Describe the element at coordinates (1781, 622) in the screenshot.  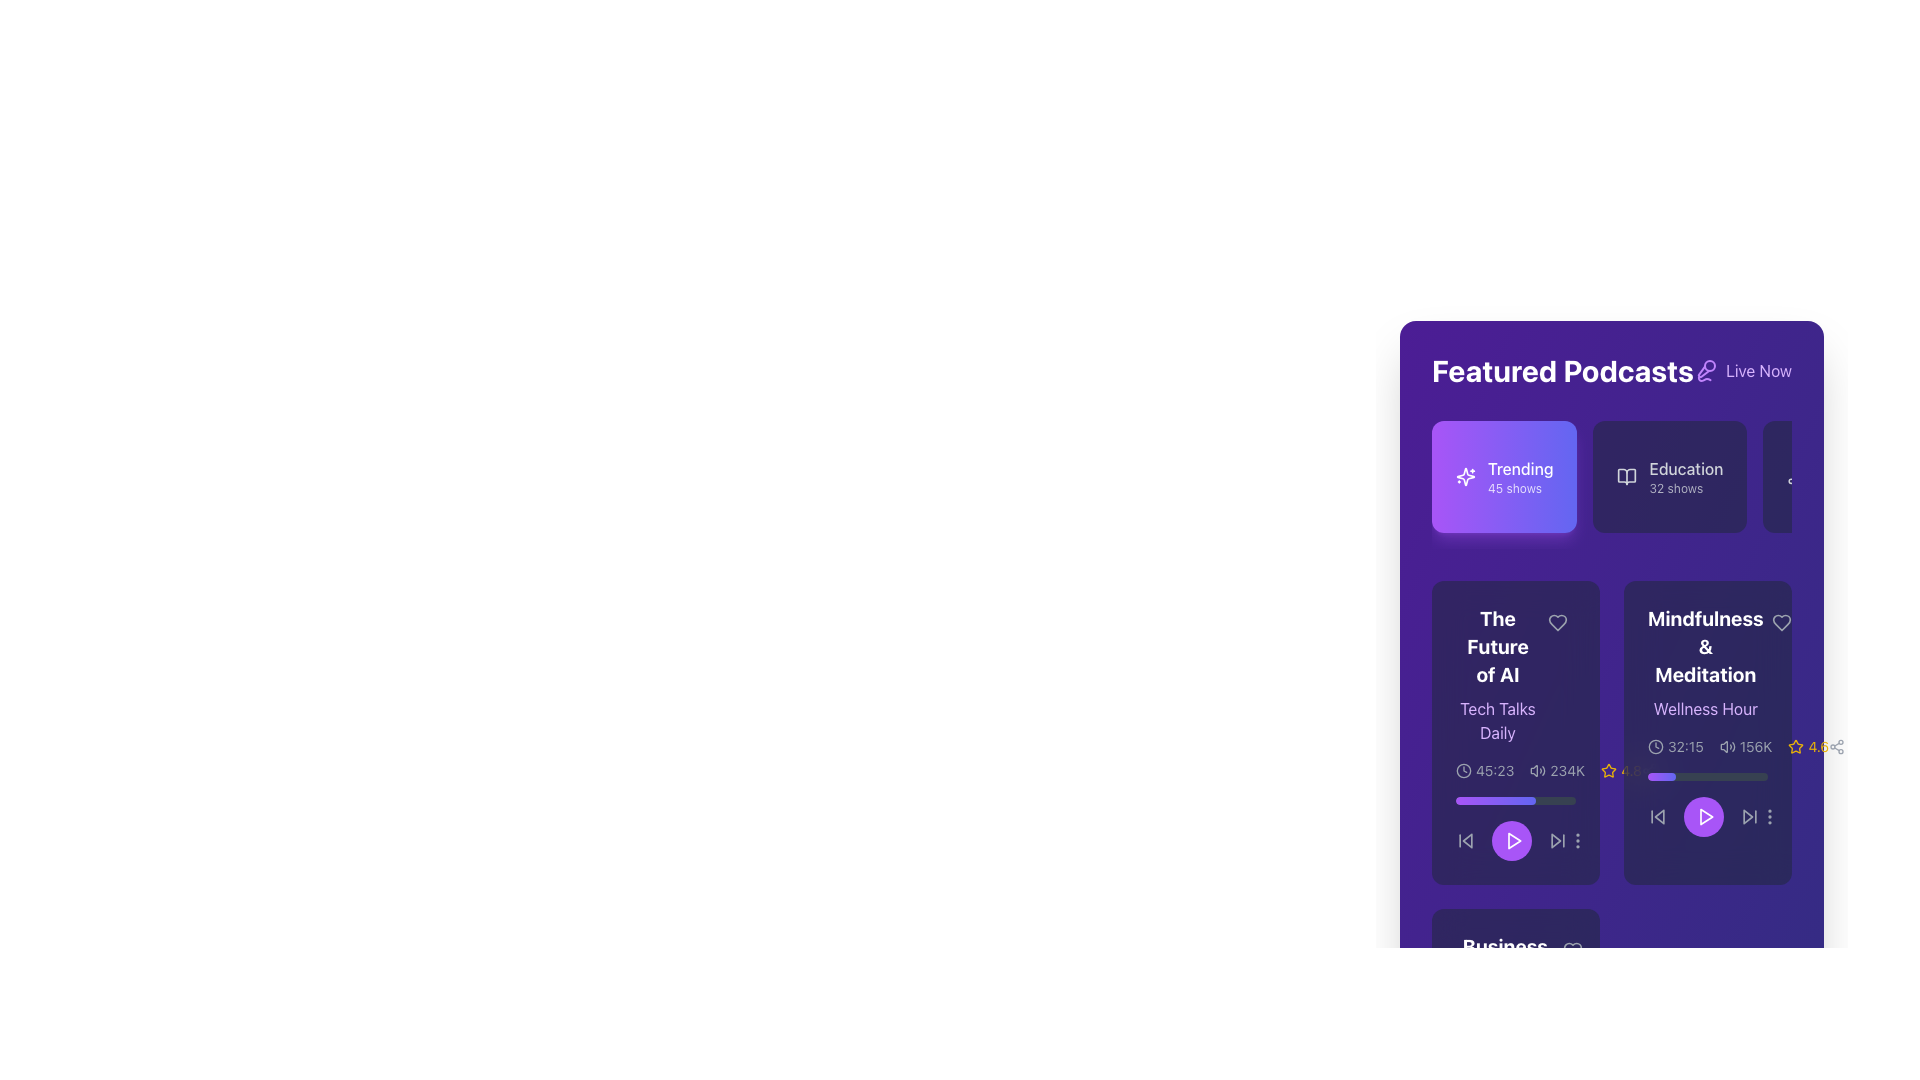
I see `the heart-shaped icon button located in the top-right corner of the 'Mindfulness & Meditation' card` at that location.